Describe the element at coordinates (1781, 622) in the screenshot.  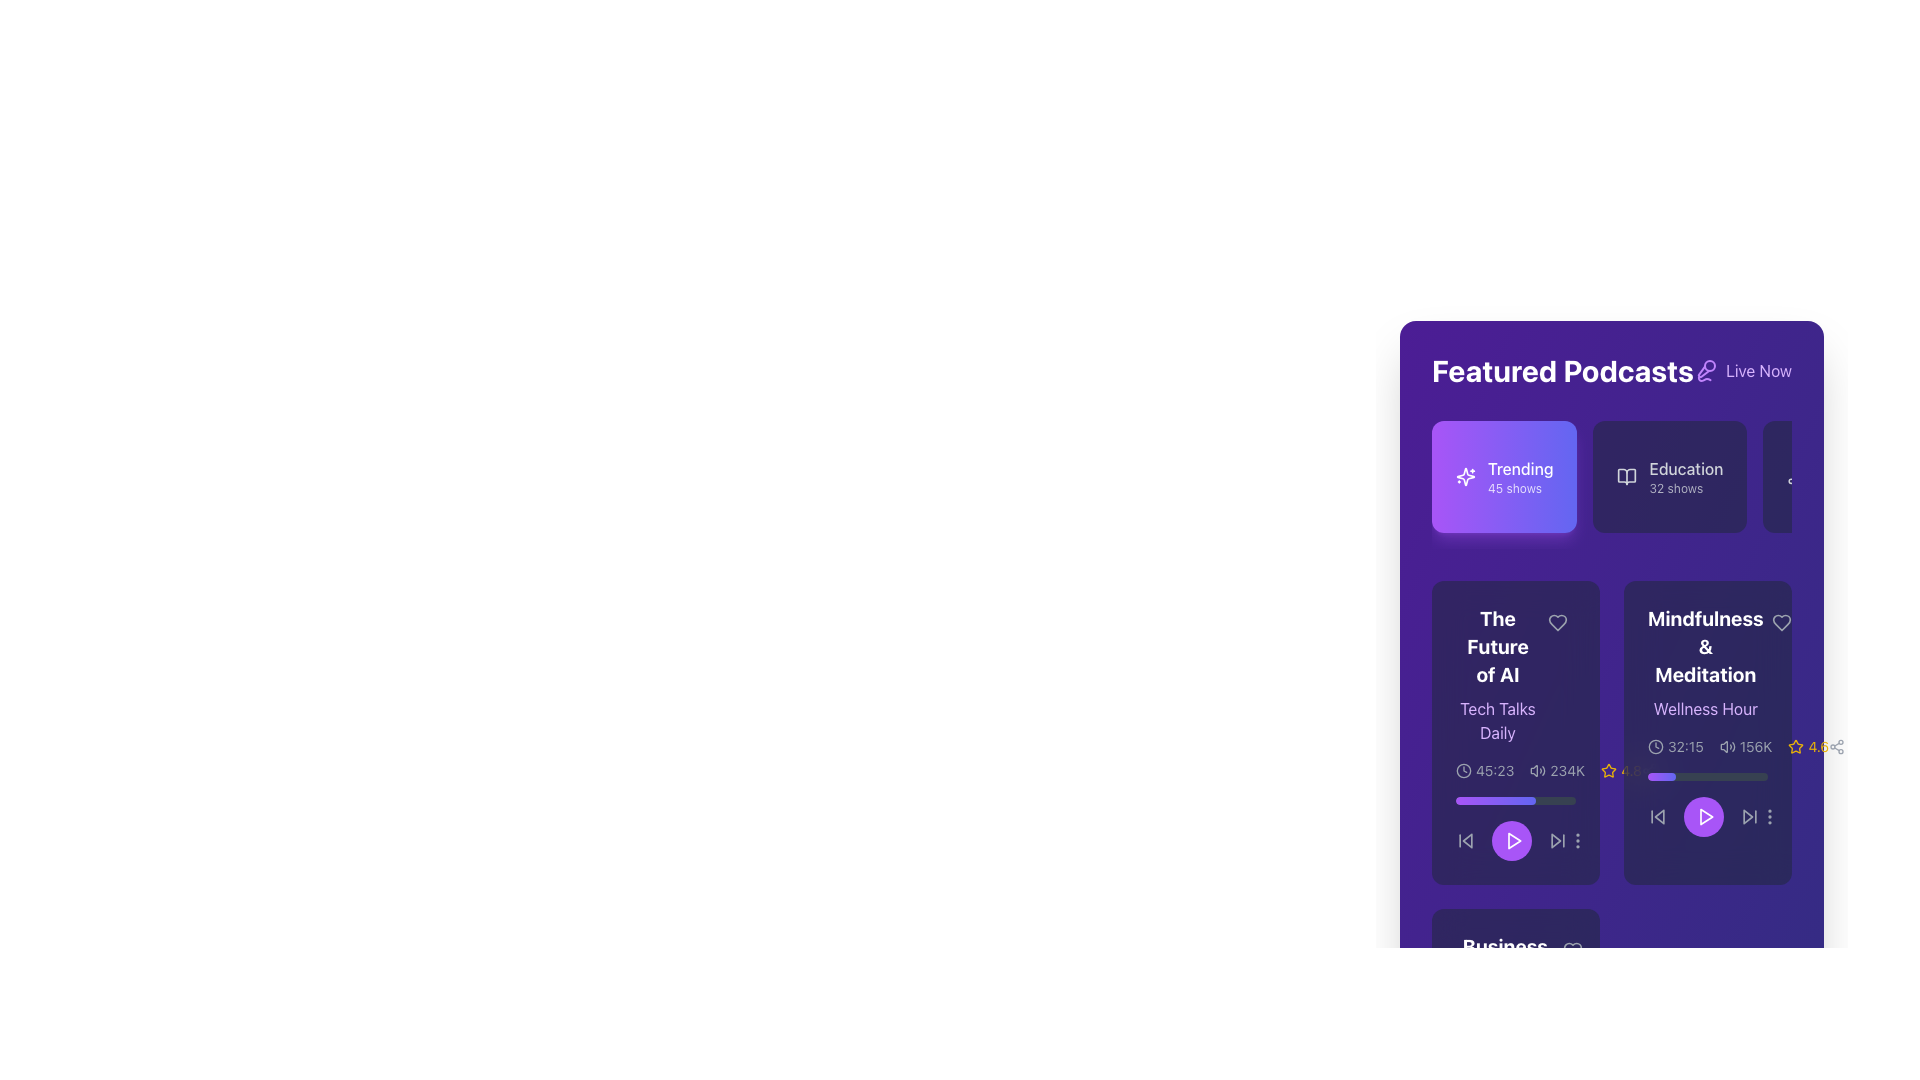
I see `the heart-shaped icon button located in the top-right corner of the 'Mindfulness & Meditation' card` at that location.